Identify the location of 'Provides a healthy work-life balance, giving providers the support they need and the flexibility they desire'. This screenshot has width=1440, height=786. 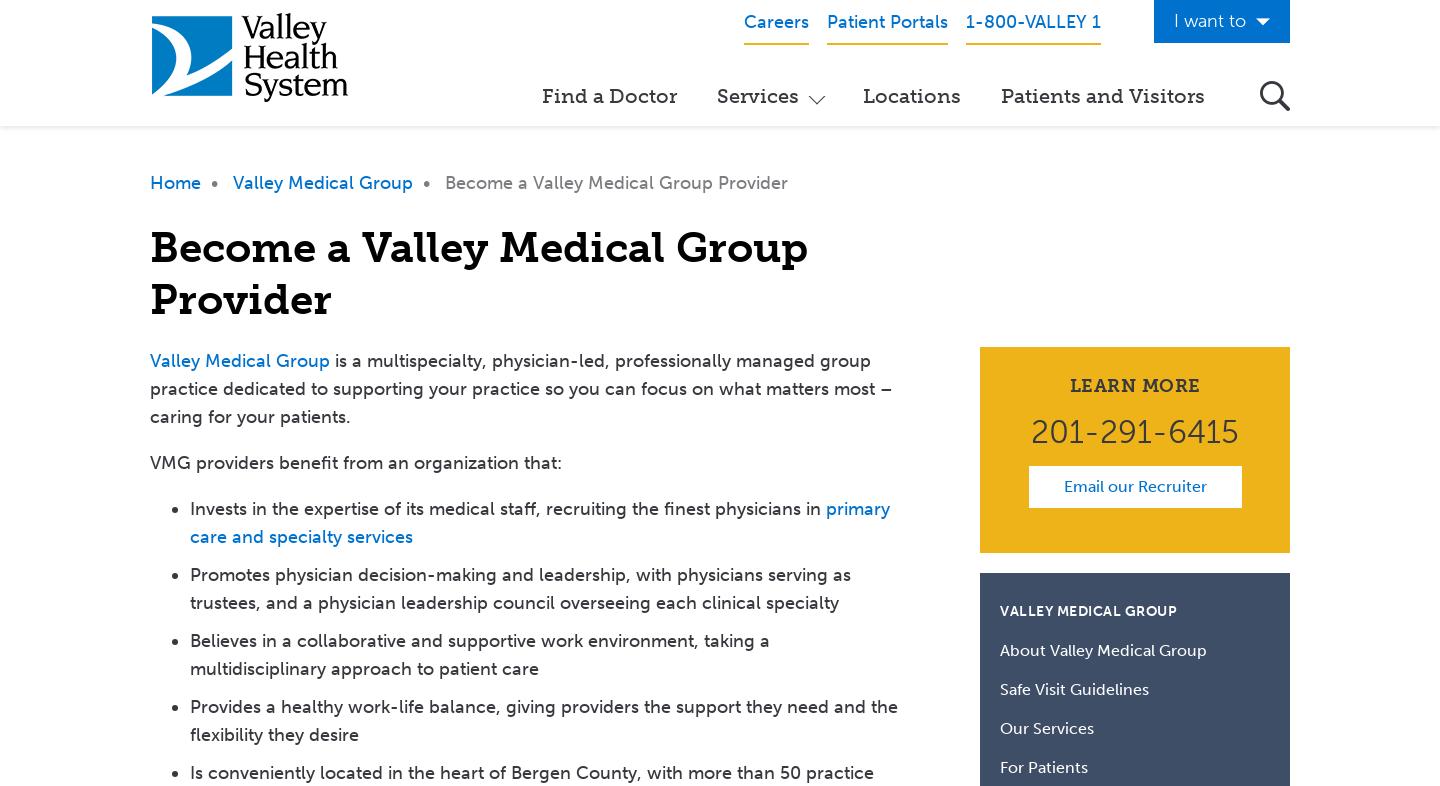
(544, 719).